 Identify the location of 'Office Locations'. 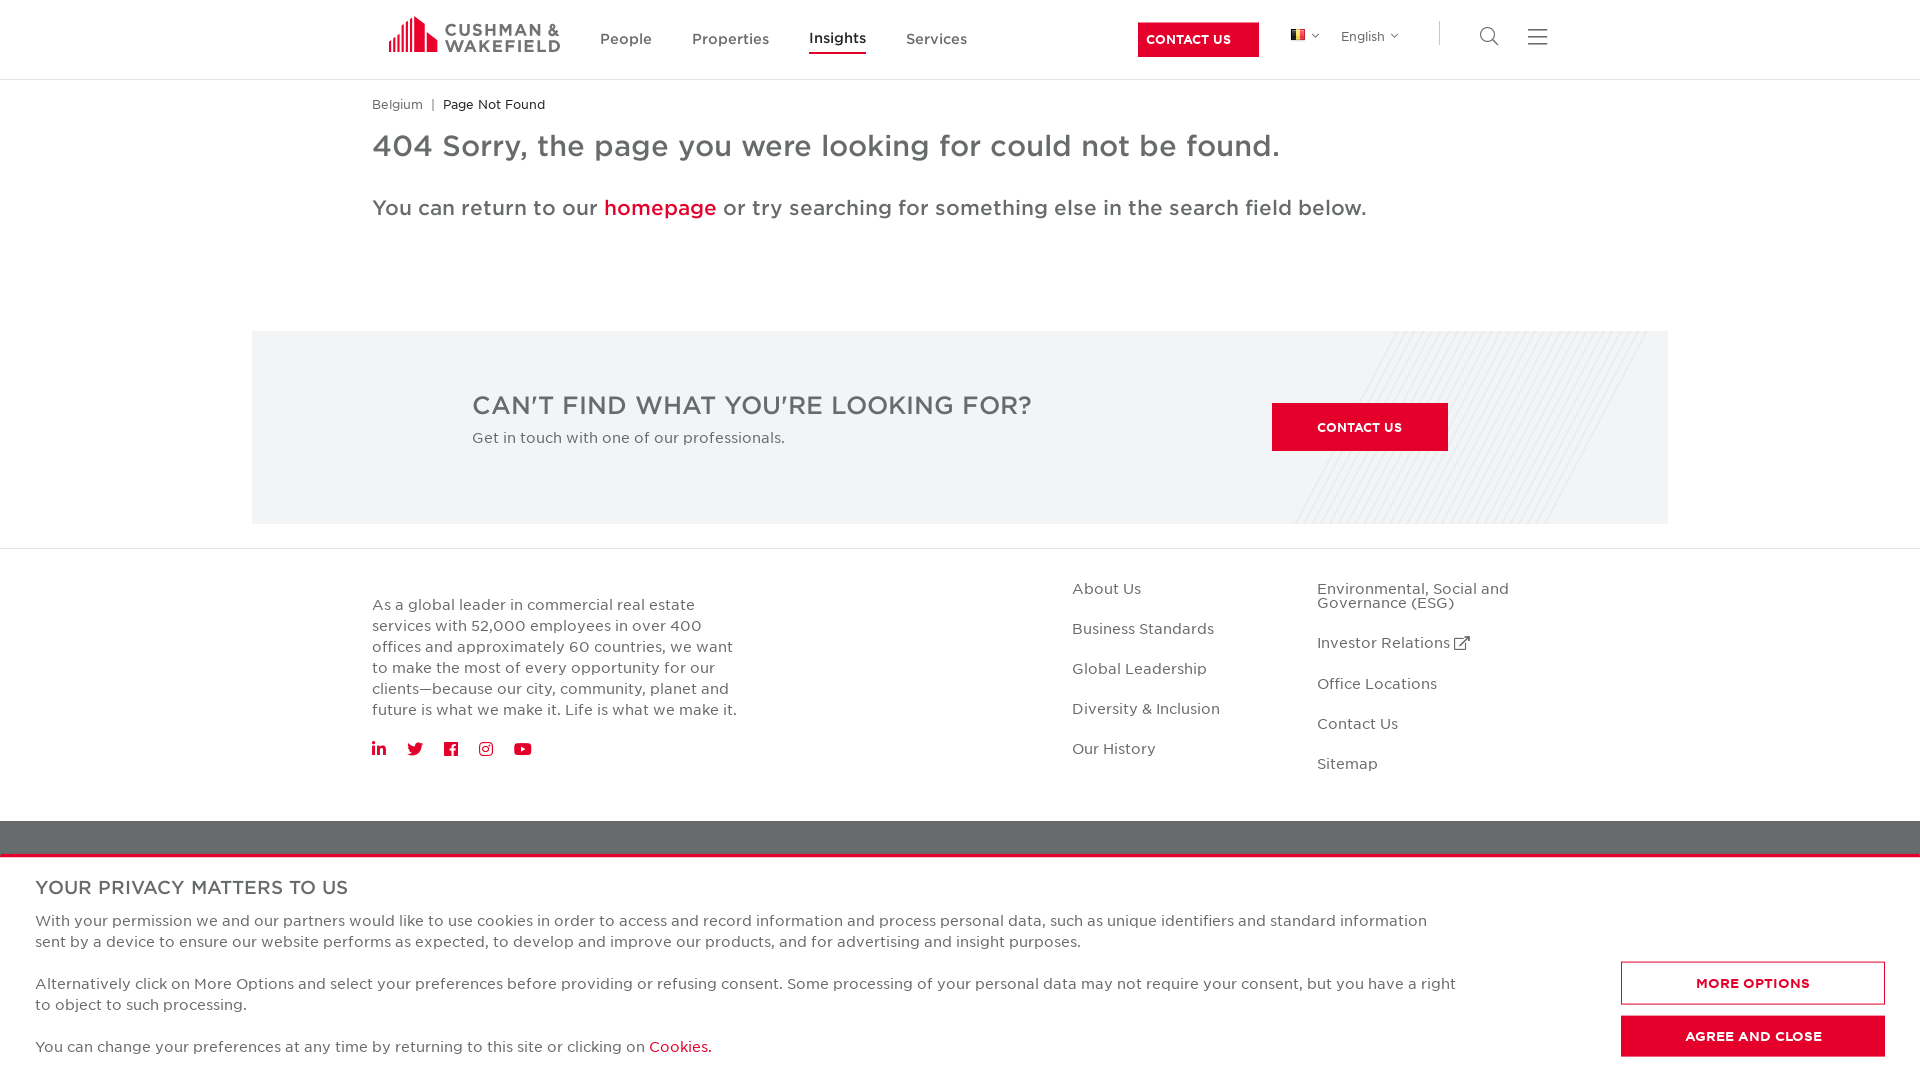
(1376, 681).